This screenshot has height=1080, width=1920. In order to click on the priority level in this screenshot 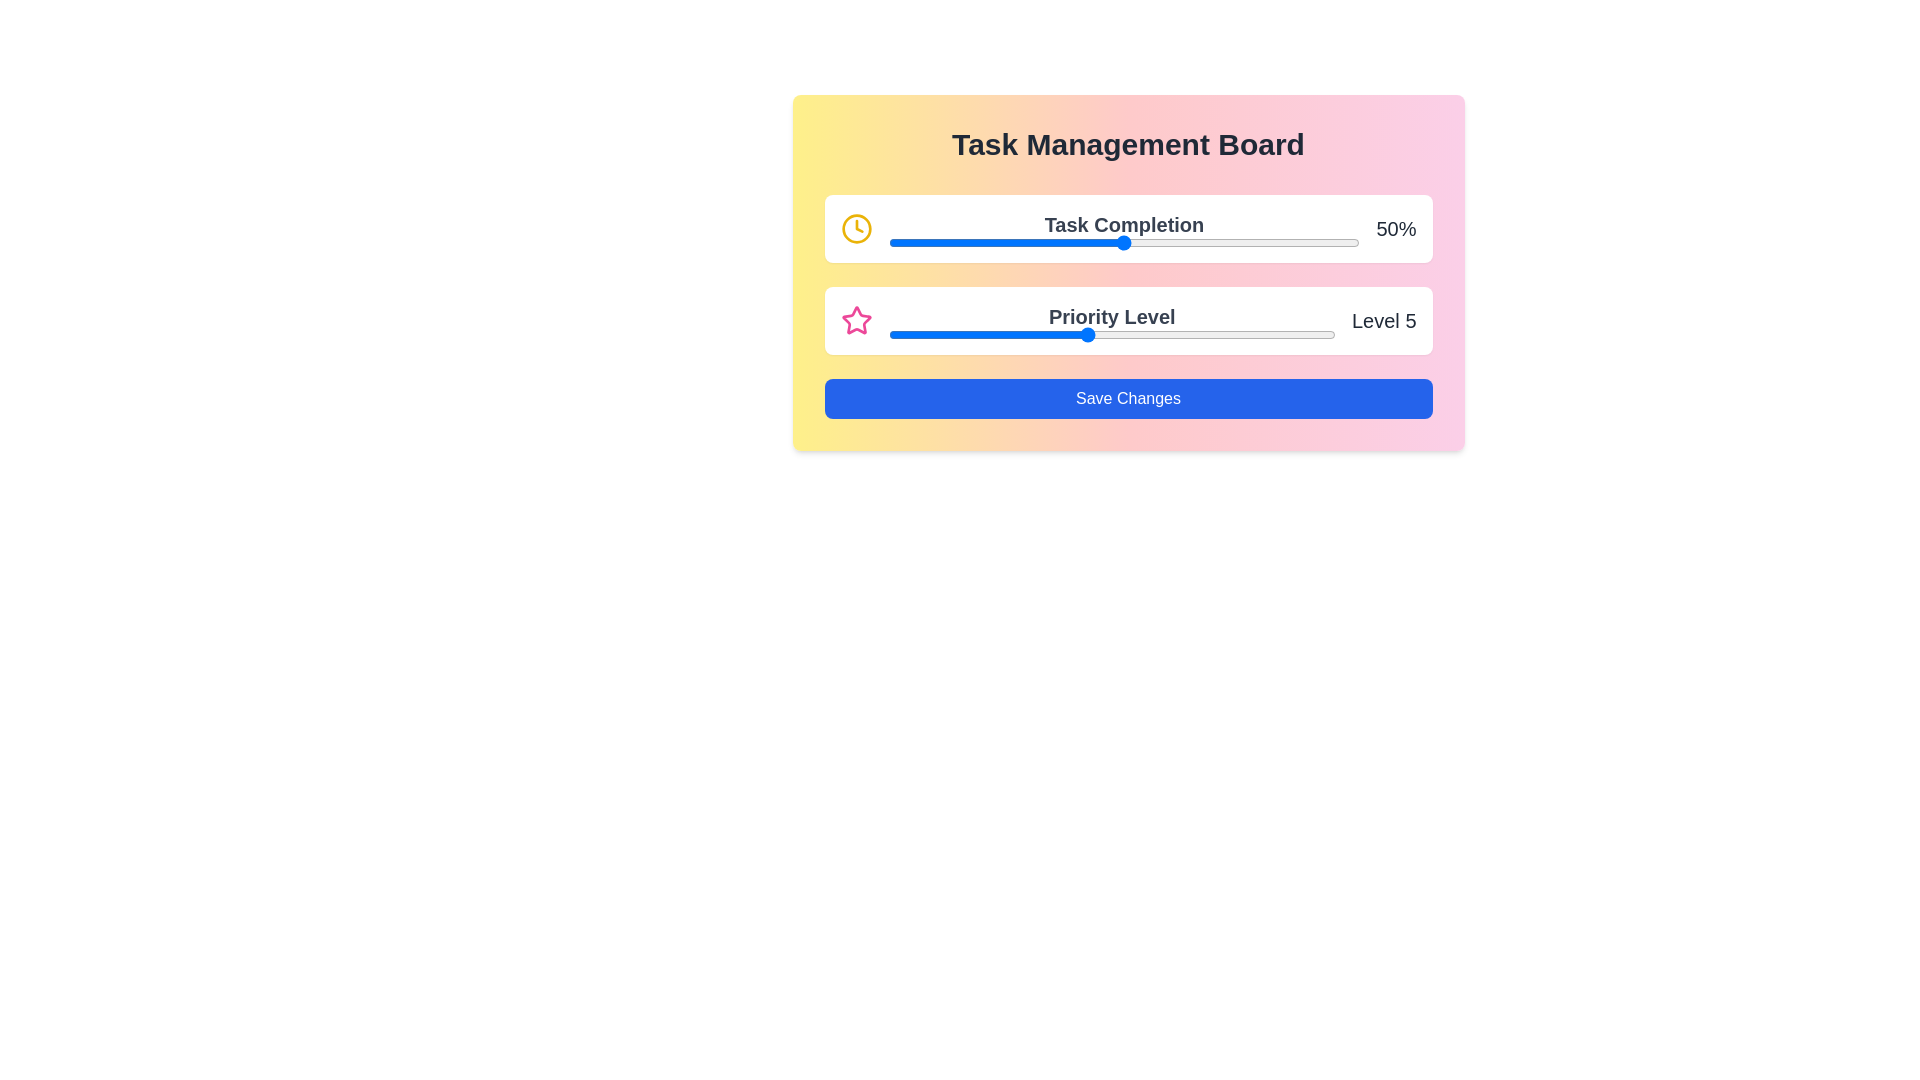, I will do `click(1286, 334)`.